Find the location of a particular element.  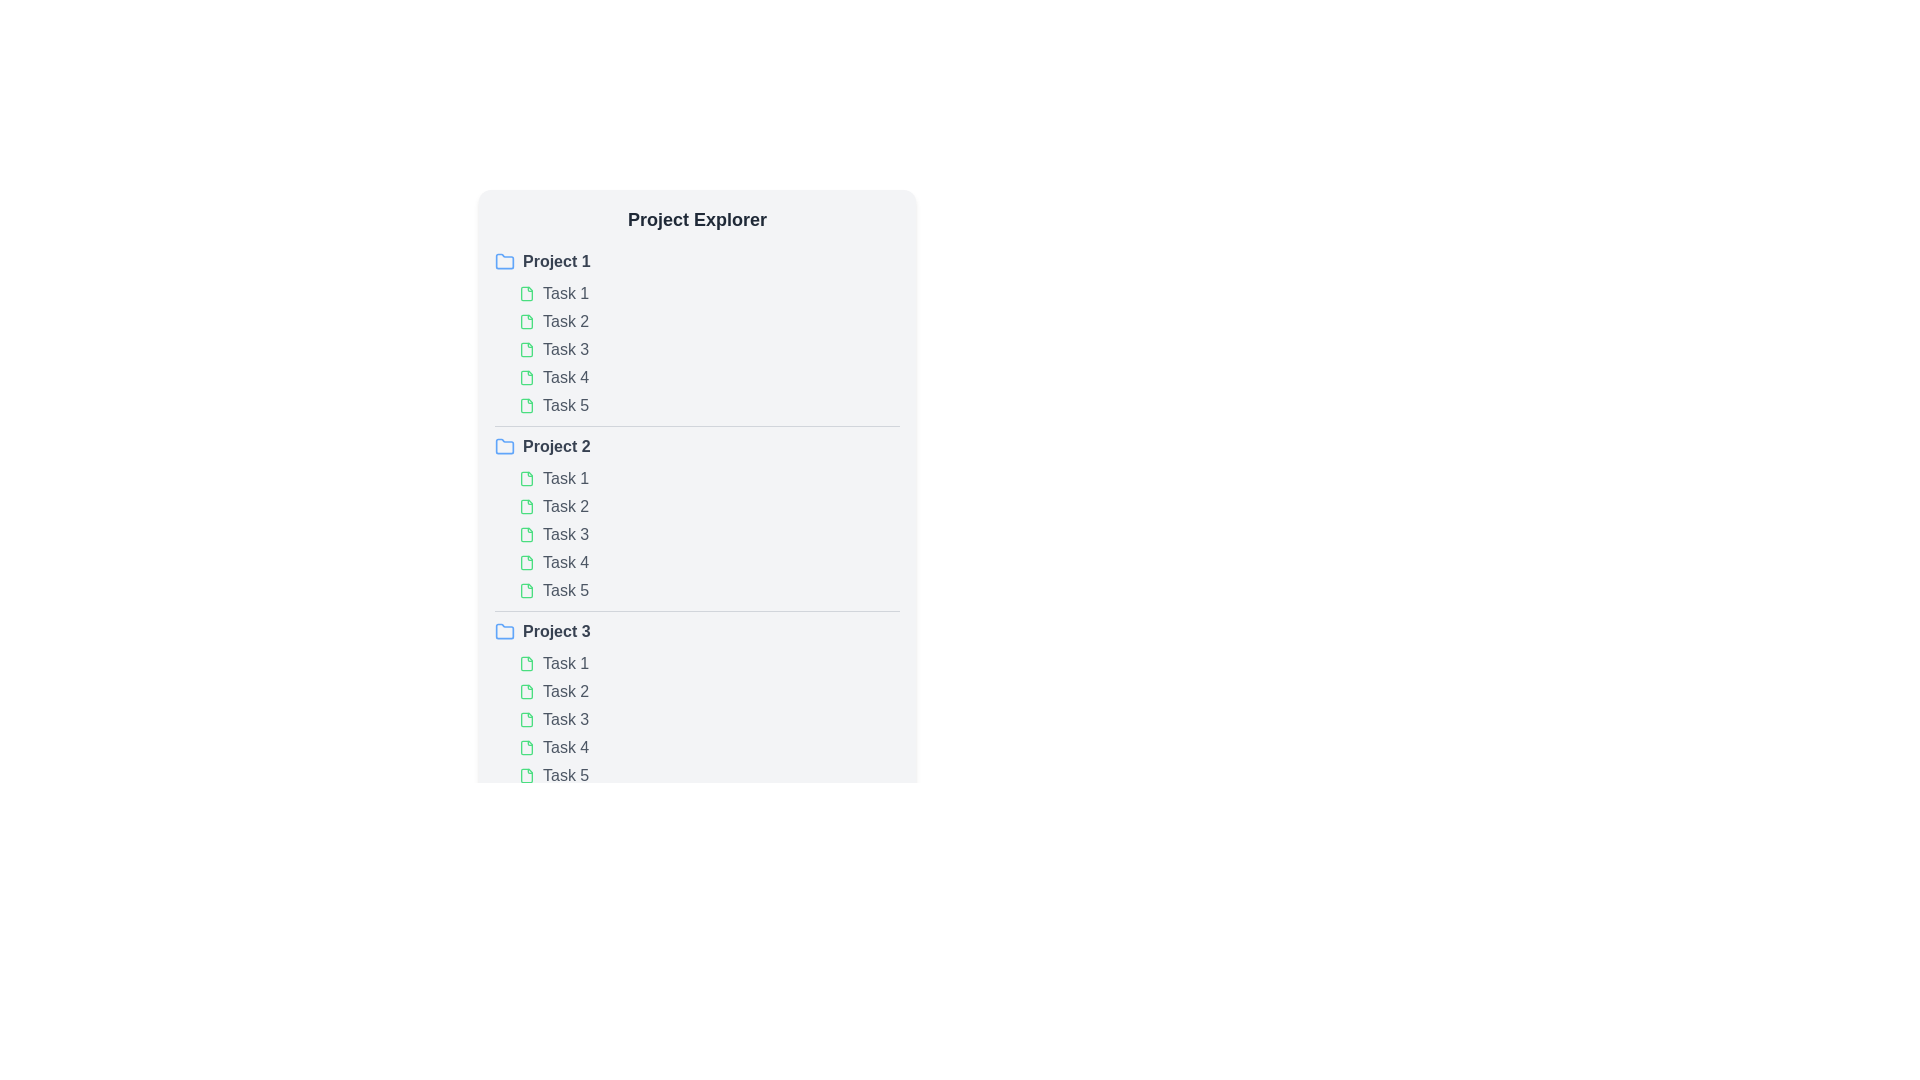

the green-outlined file icon that is positioned to the left of the text label 'Task 3' is located at coordinates (527, 720).